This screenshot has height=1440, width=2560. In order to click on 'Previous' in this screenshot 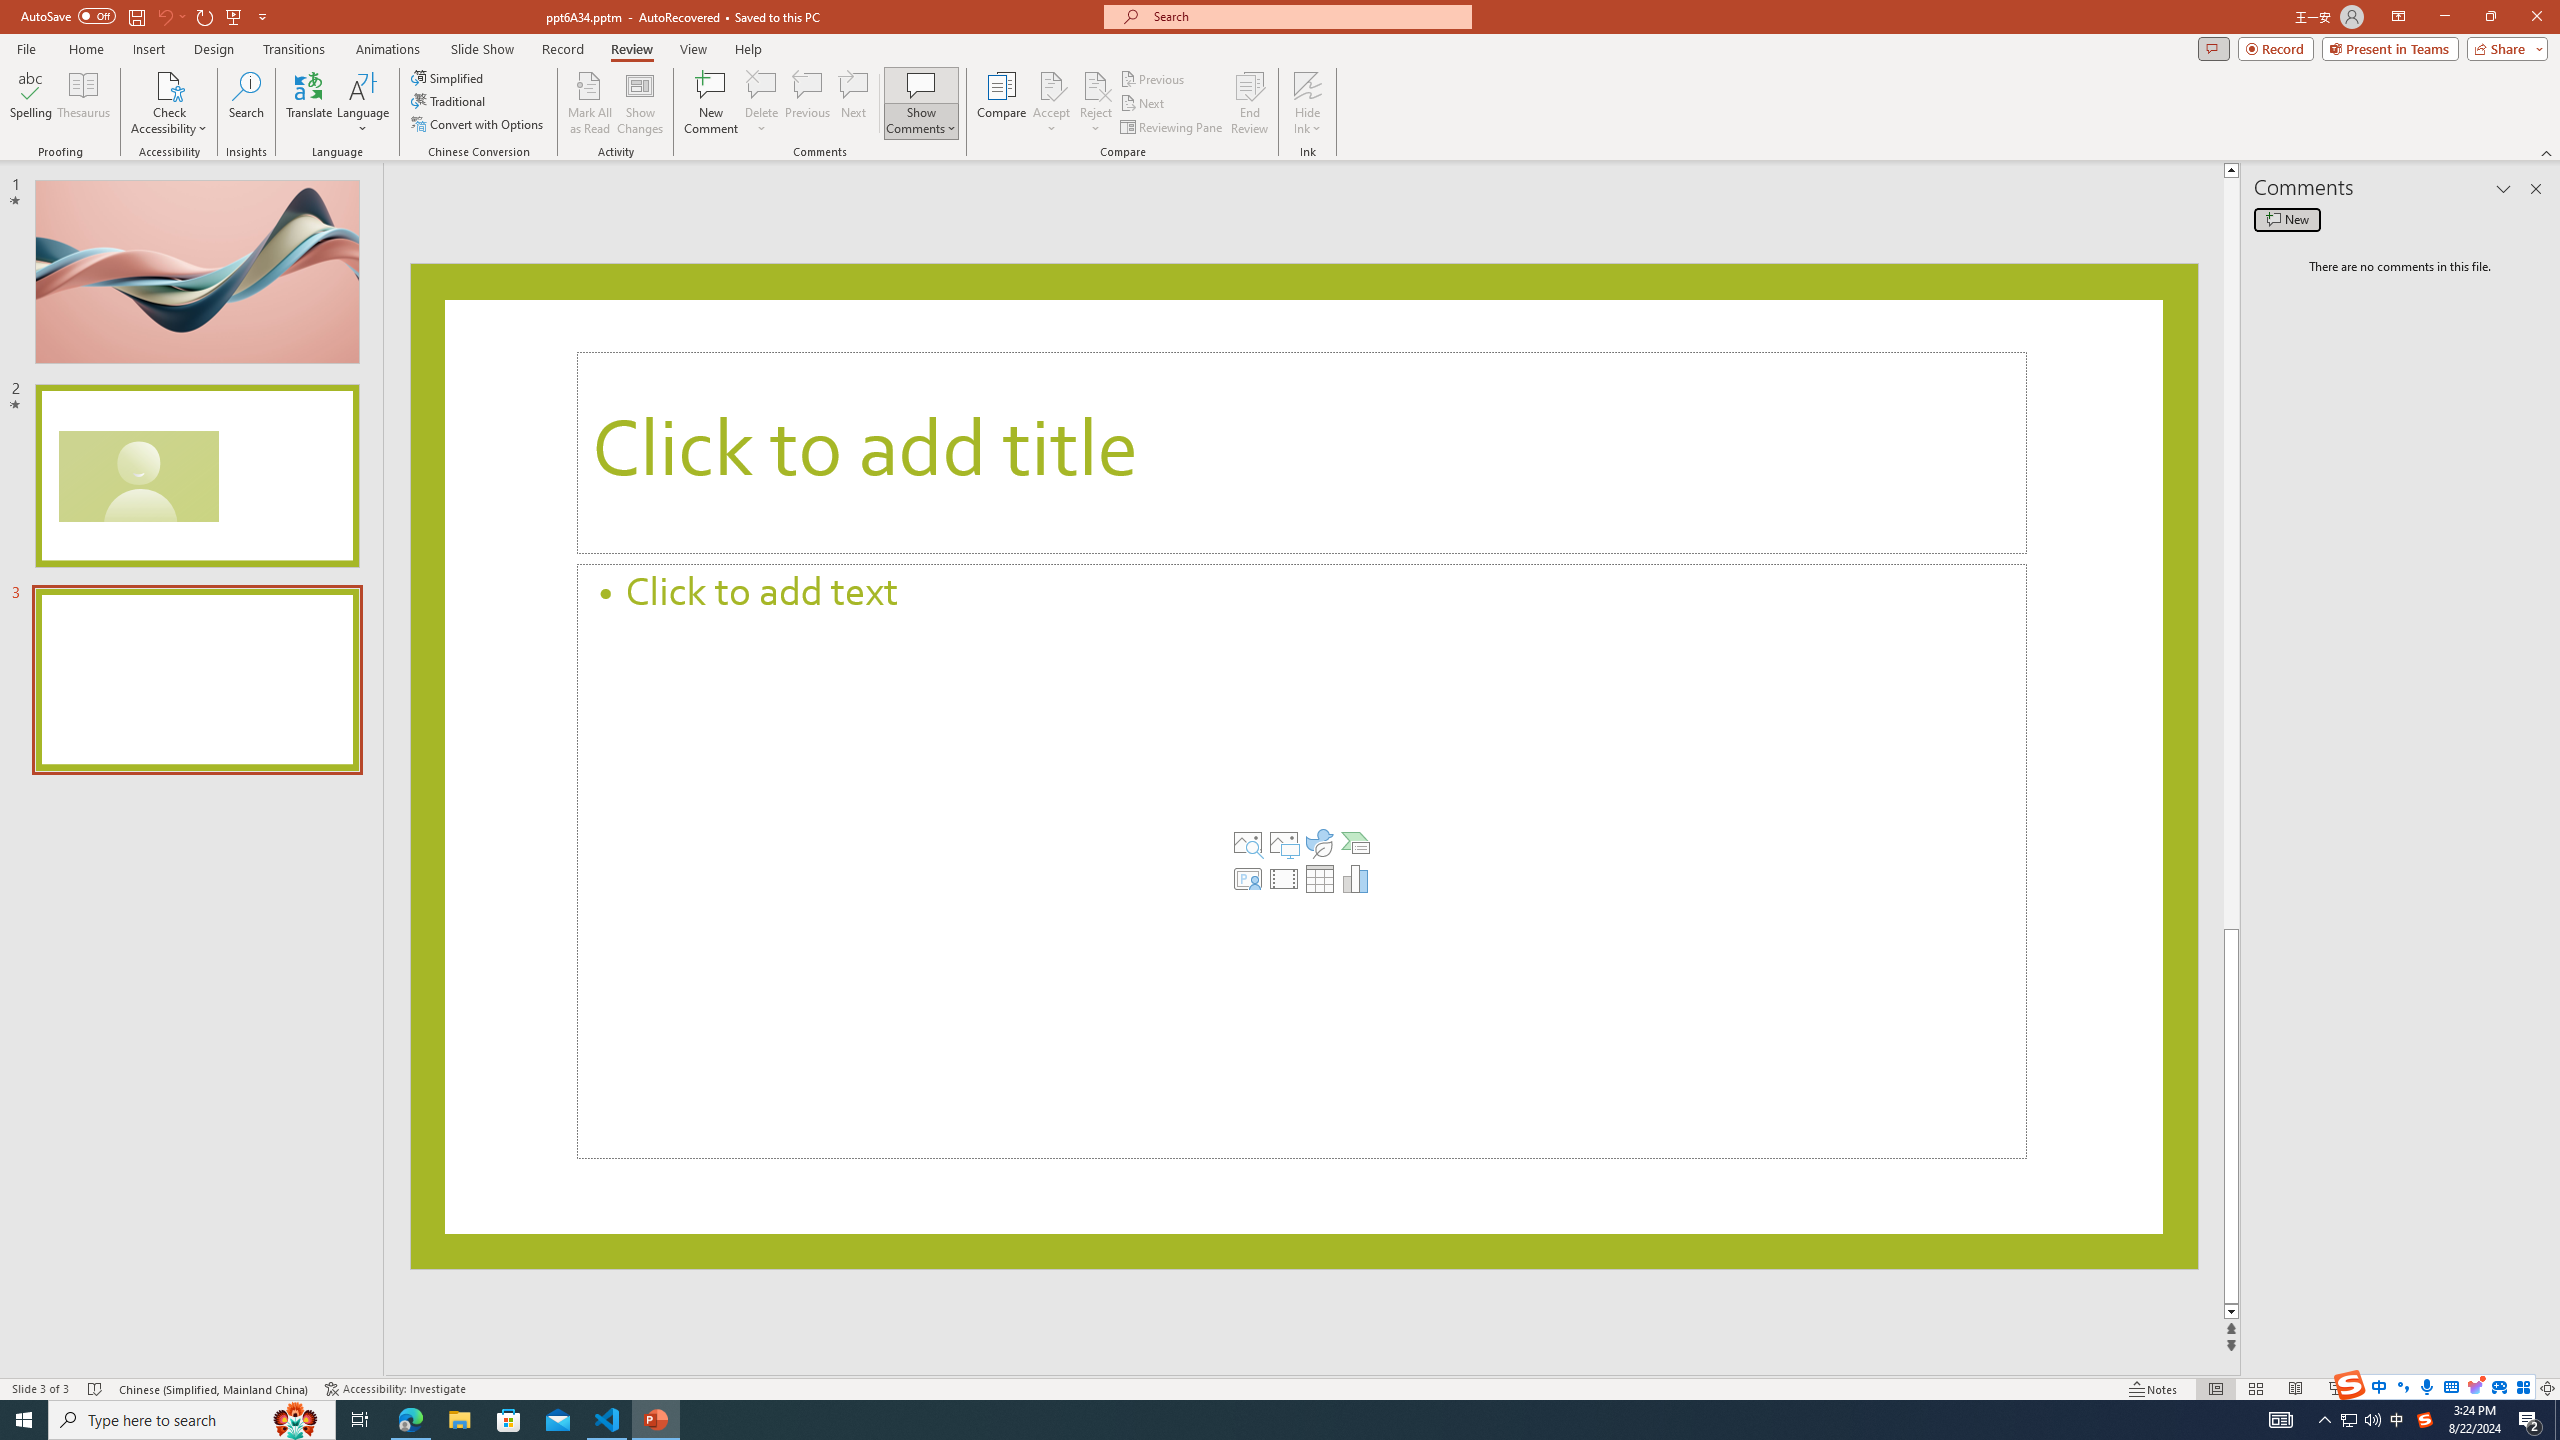, I will do `click(1153, 78)`.